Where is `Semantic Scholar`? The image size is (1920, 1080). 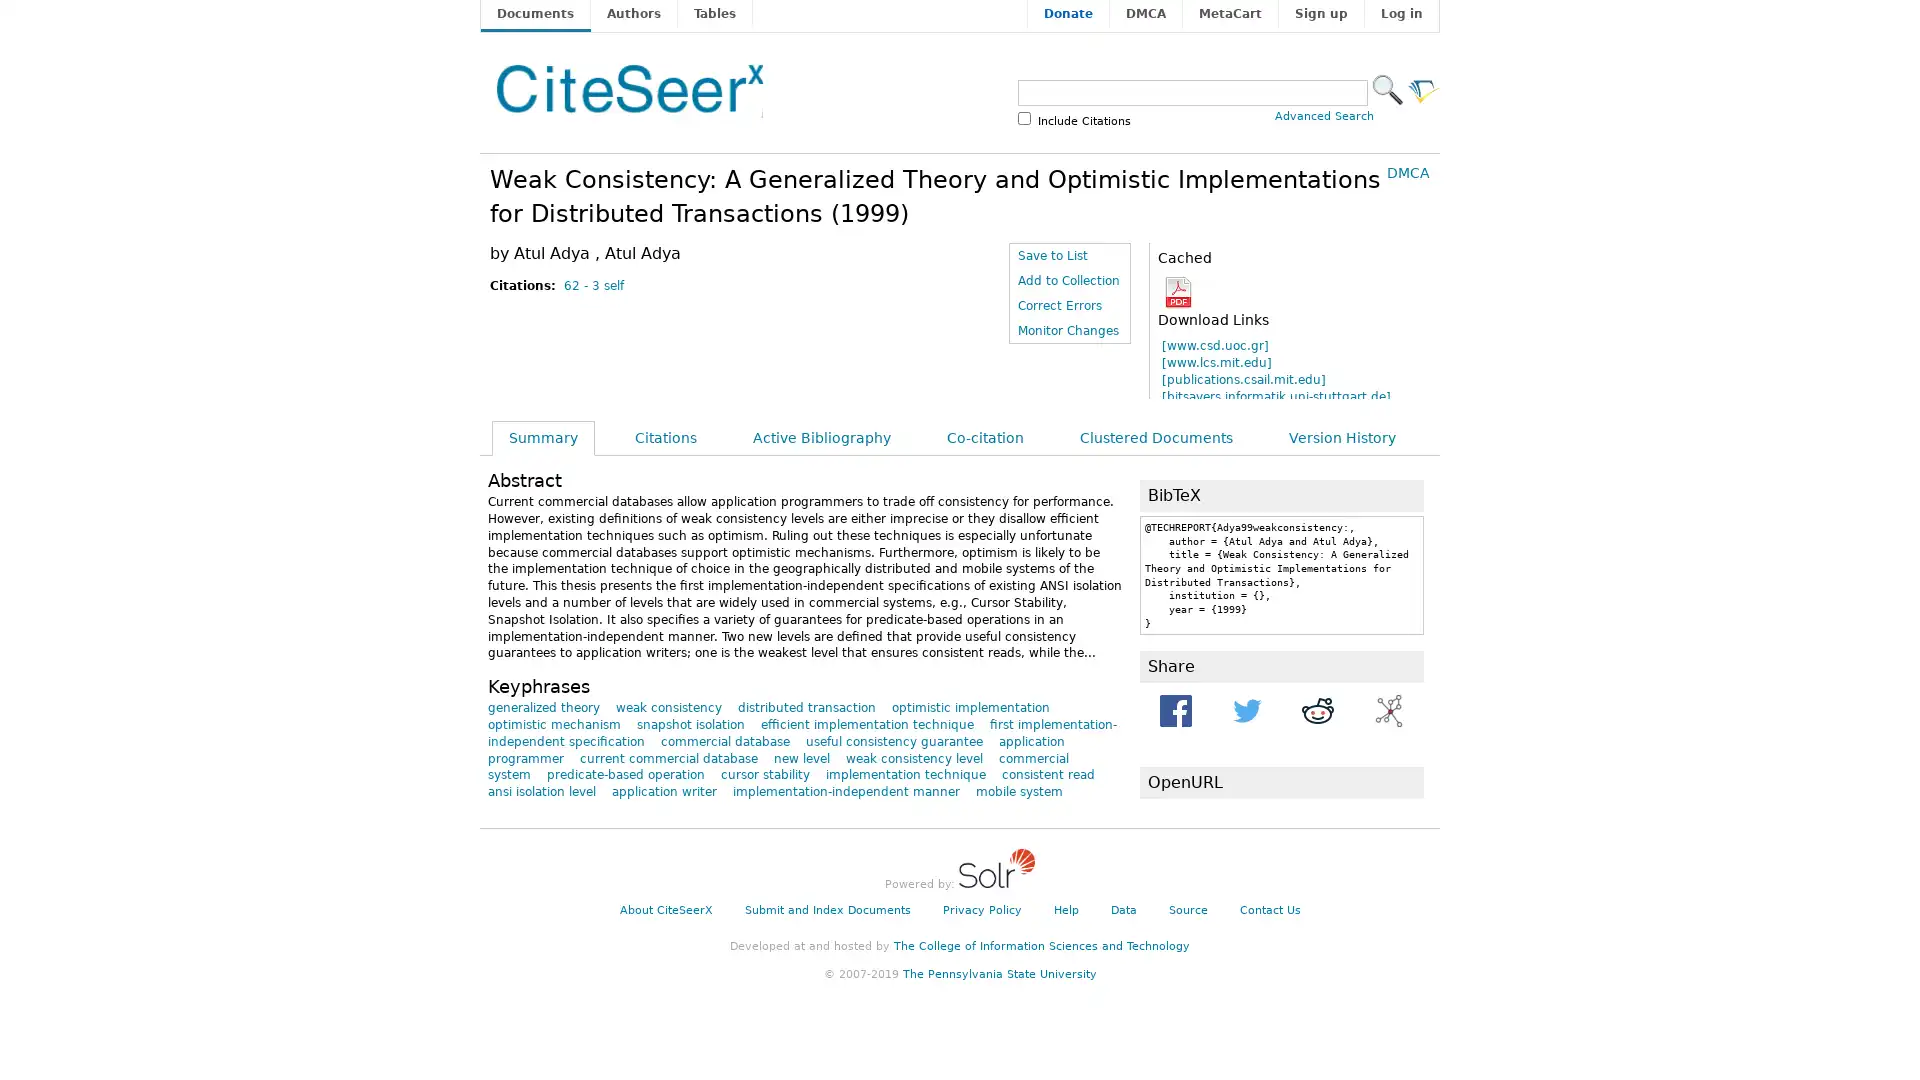 Semantic Scholar is located at coordinates (1423, 88).